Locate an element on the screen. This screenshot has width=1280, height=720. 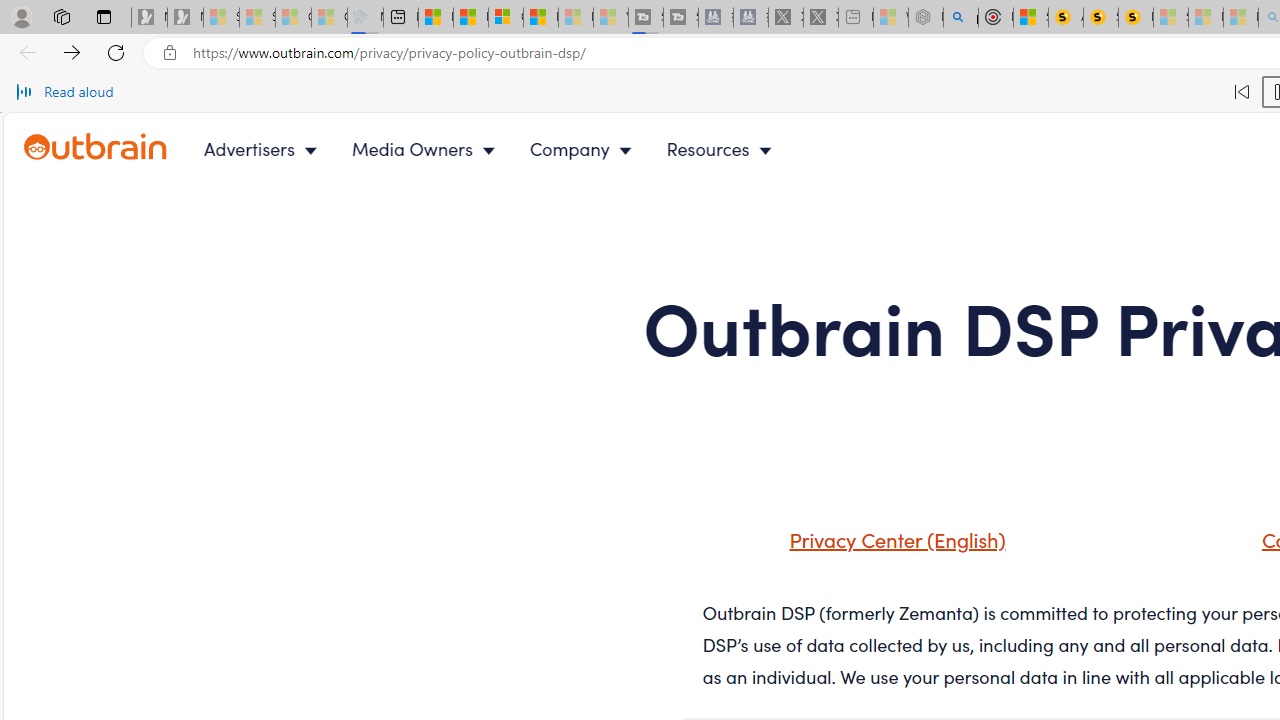
'Michelle Starr, Senior Journalist at ScienceAlert' is located at coordinates (1136, 17).